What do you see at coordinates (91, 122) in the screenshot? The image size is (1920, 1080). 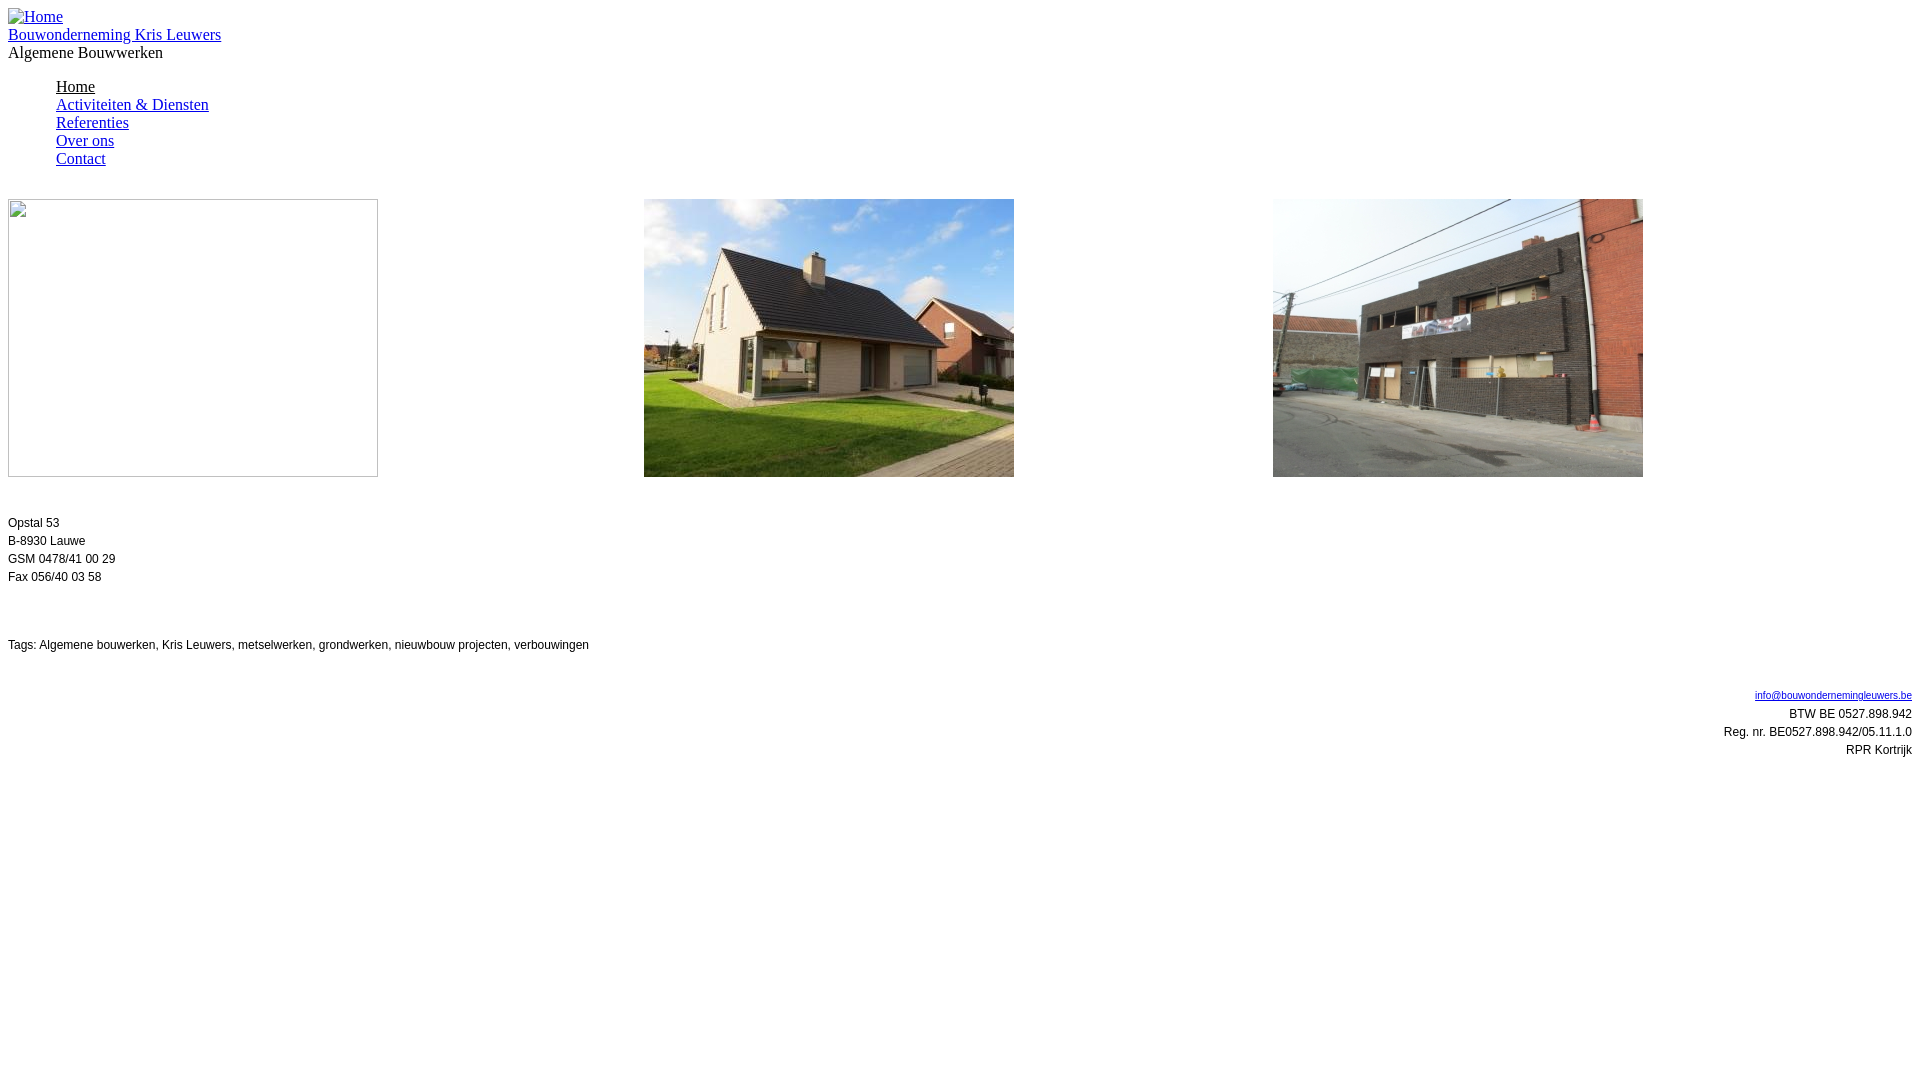 I see `'Referenties'` at bounding box center [91, 122].